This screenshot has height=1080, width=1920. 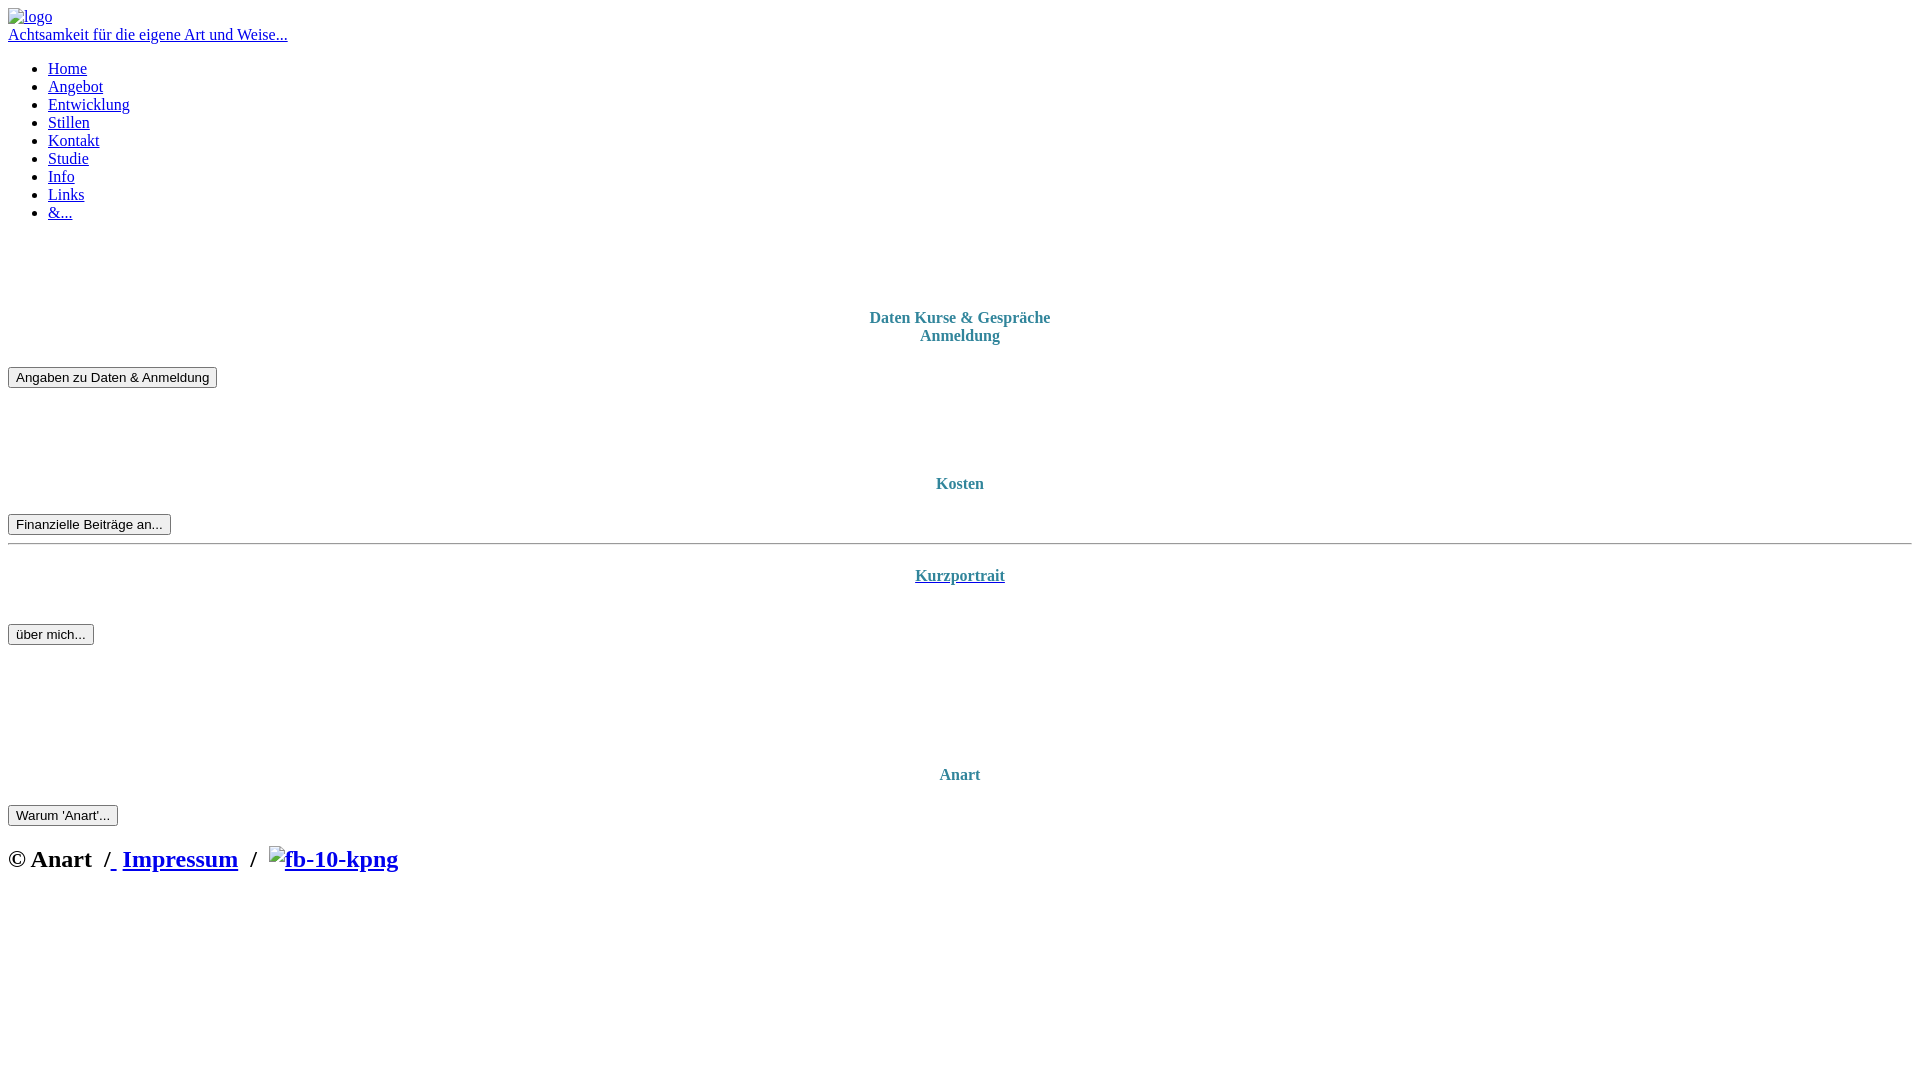 I want to click on 'Angaben zu Daten & Anmeldung', so click(x=111, y=377).